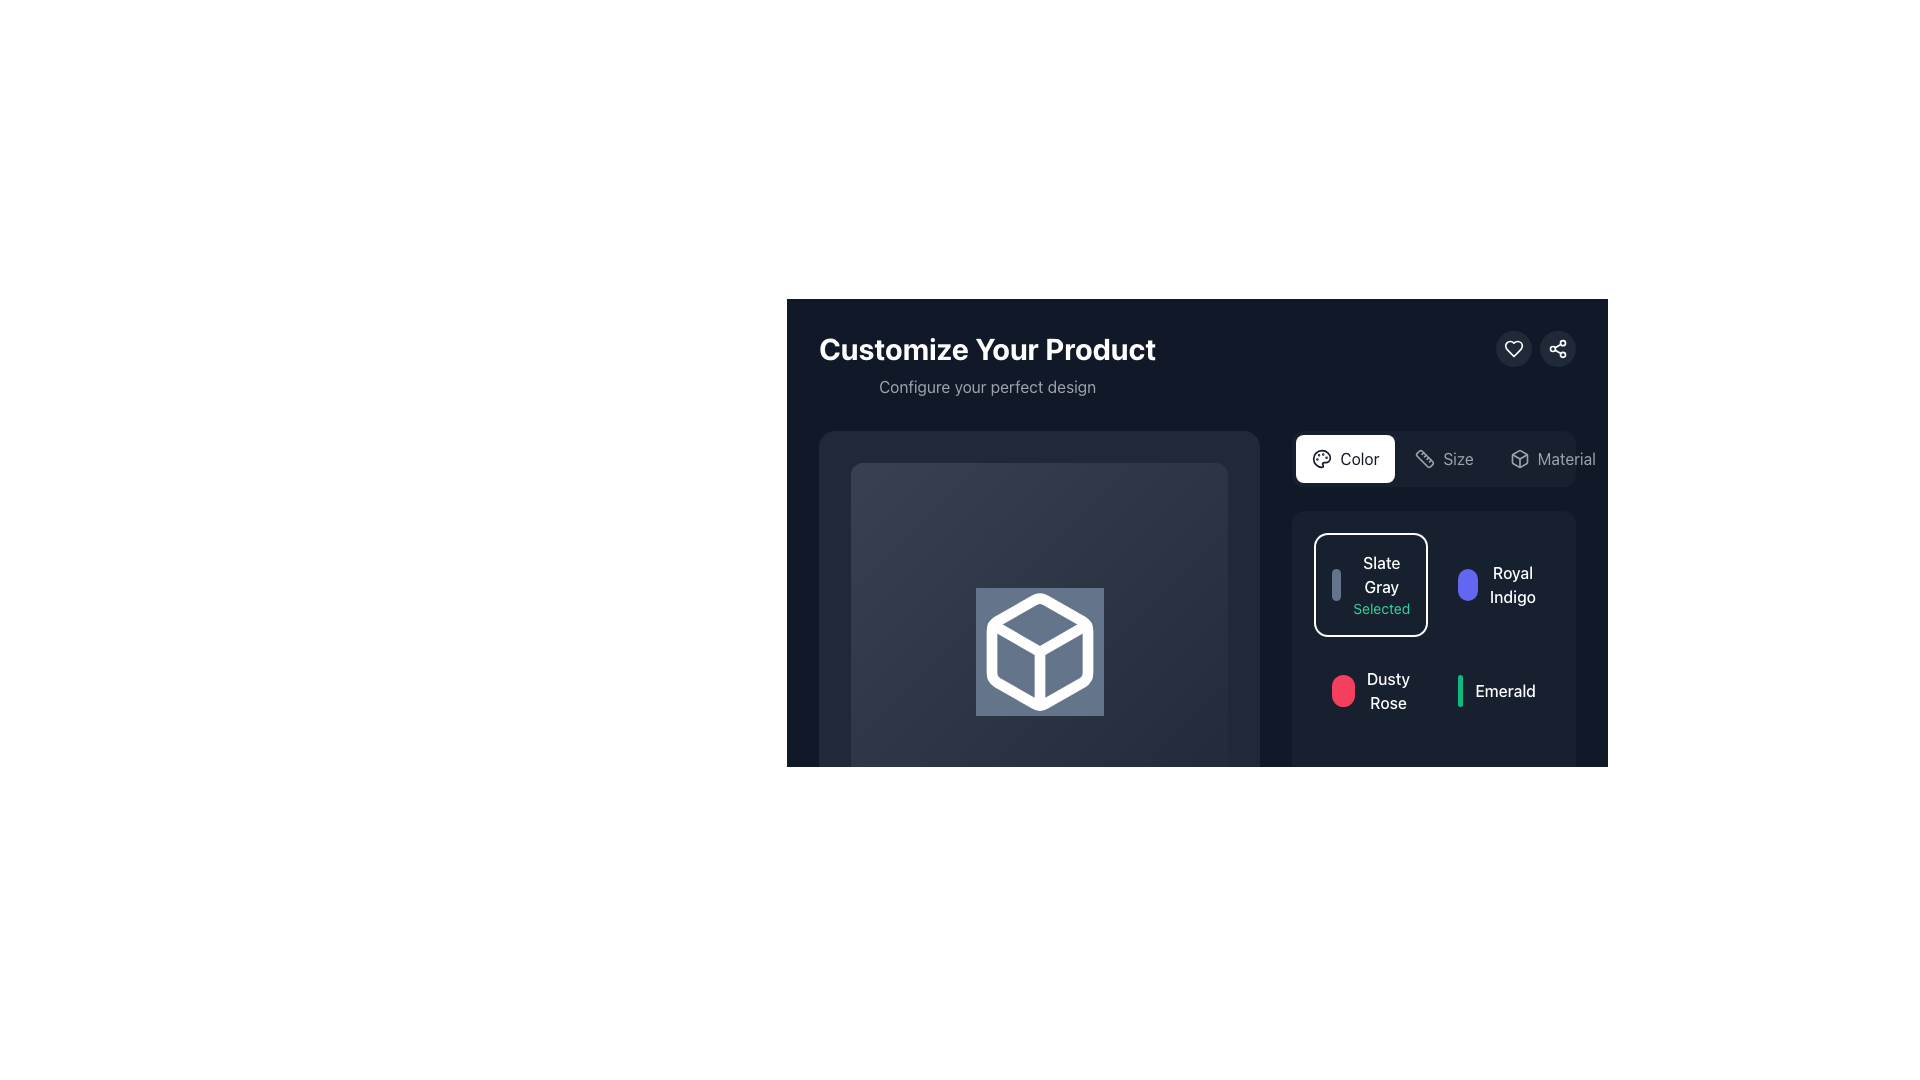  Describe the element at coordinates (1497, 689) in the screenshot. I see `the 'Emerald' color selection button located in the fourth row of the 'Color' category` at that location.